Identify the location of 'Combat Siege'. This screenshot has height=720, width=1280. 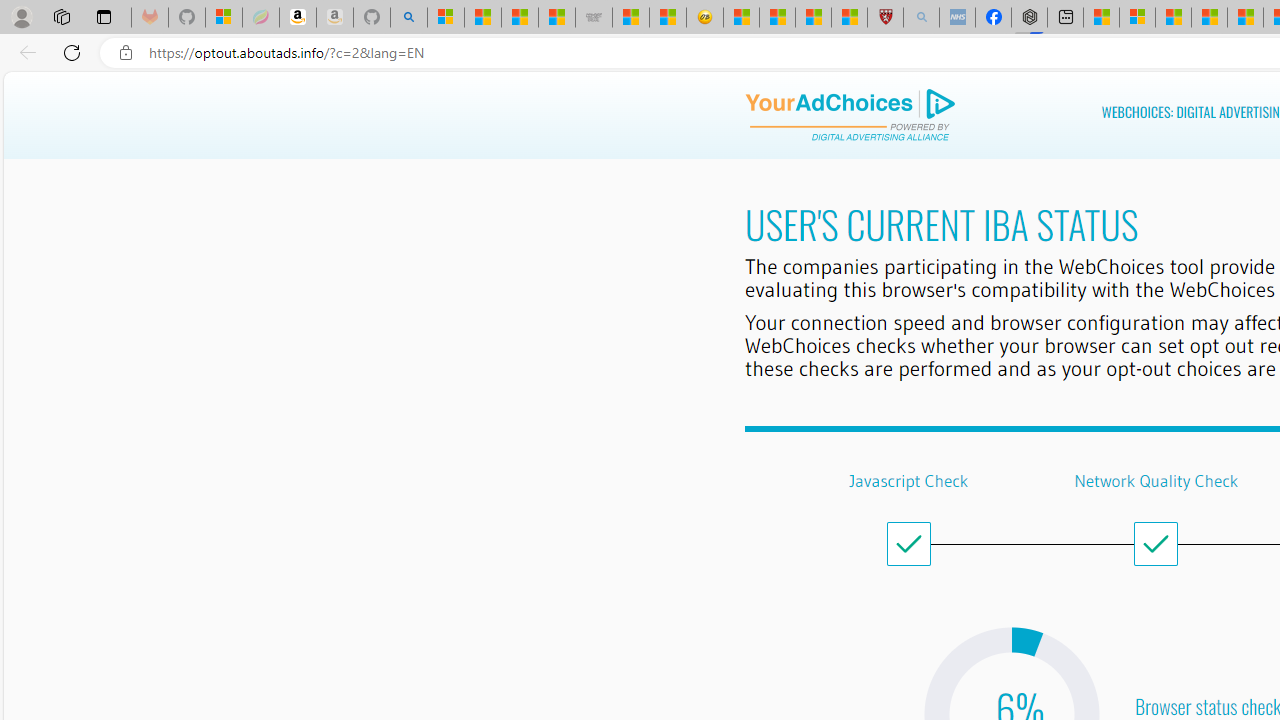
(592, 17).